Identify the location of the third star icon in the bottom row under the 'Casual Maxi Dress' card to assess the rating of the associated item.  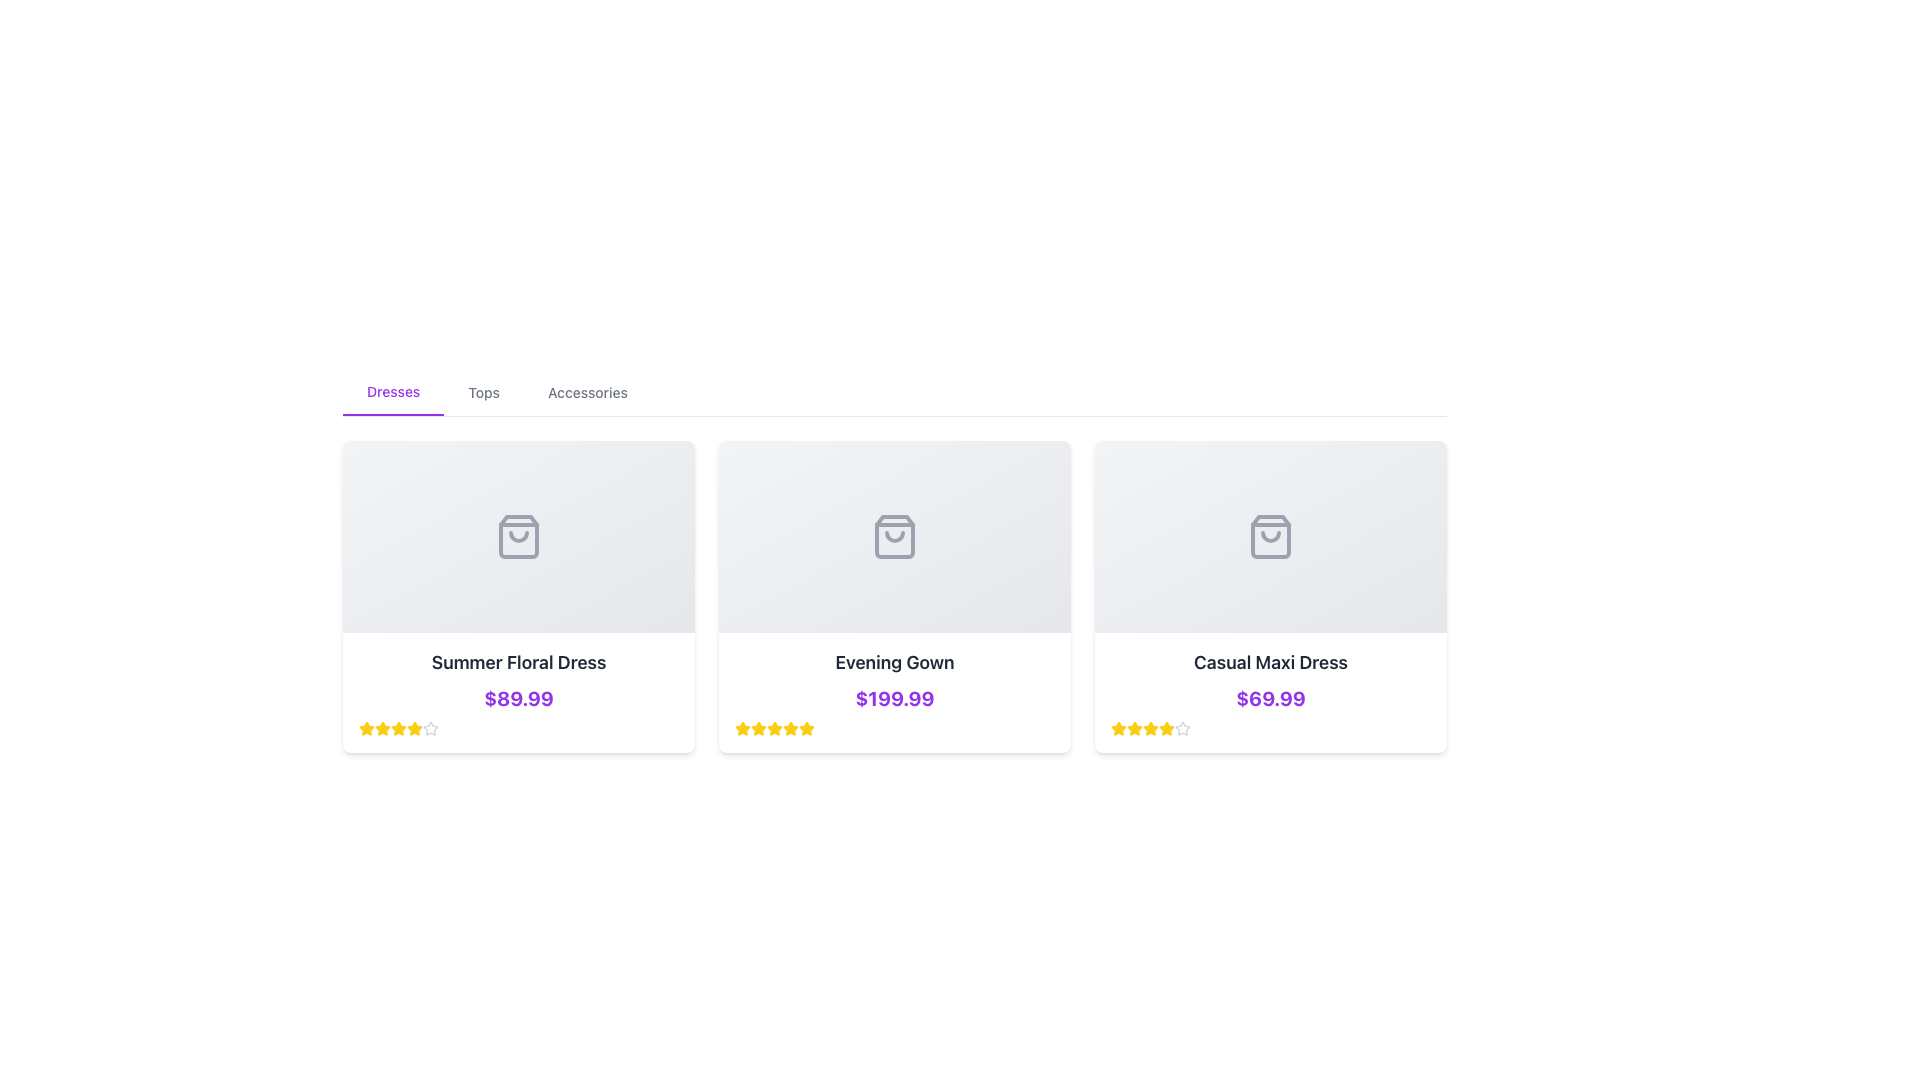
(1151, 728).